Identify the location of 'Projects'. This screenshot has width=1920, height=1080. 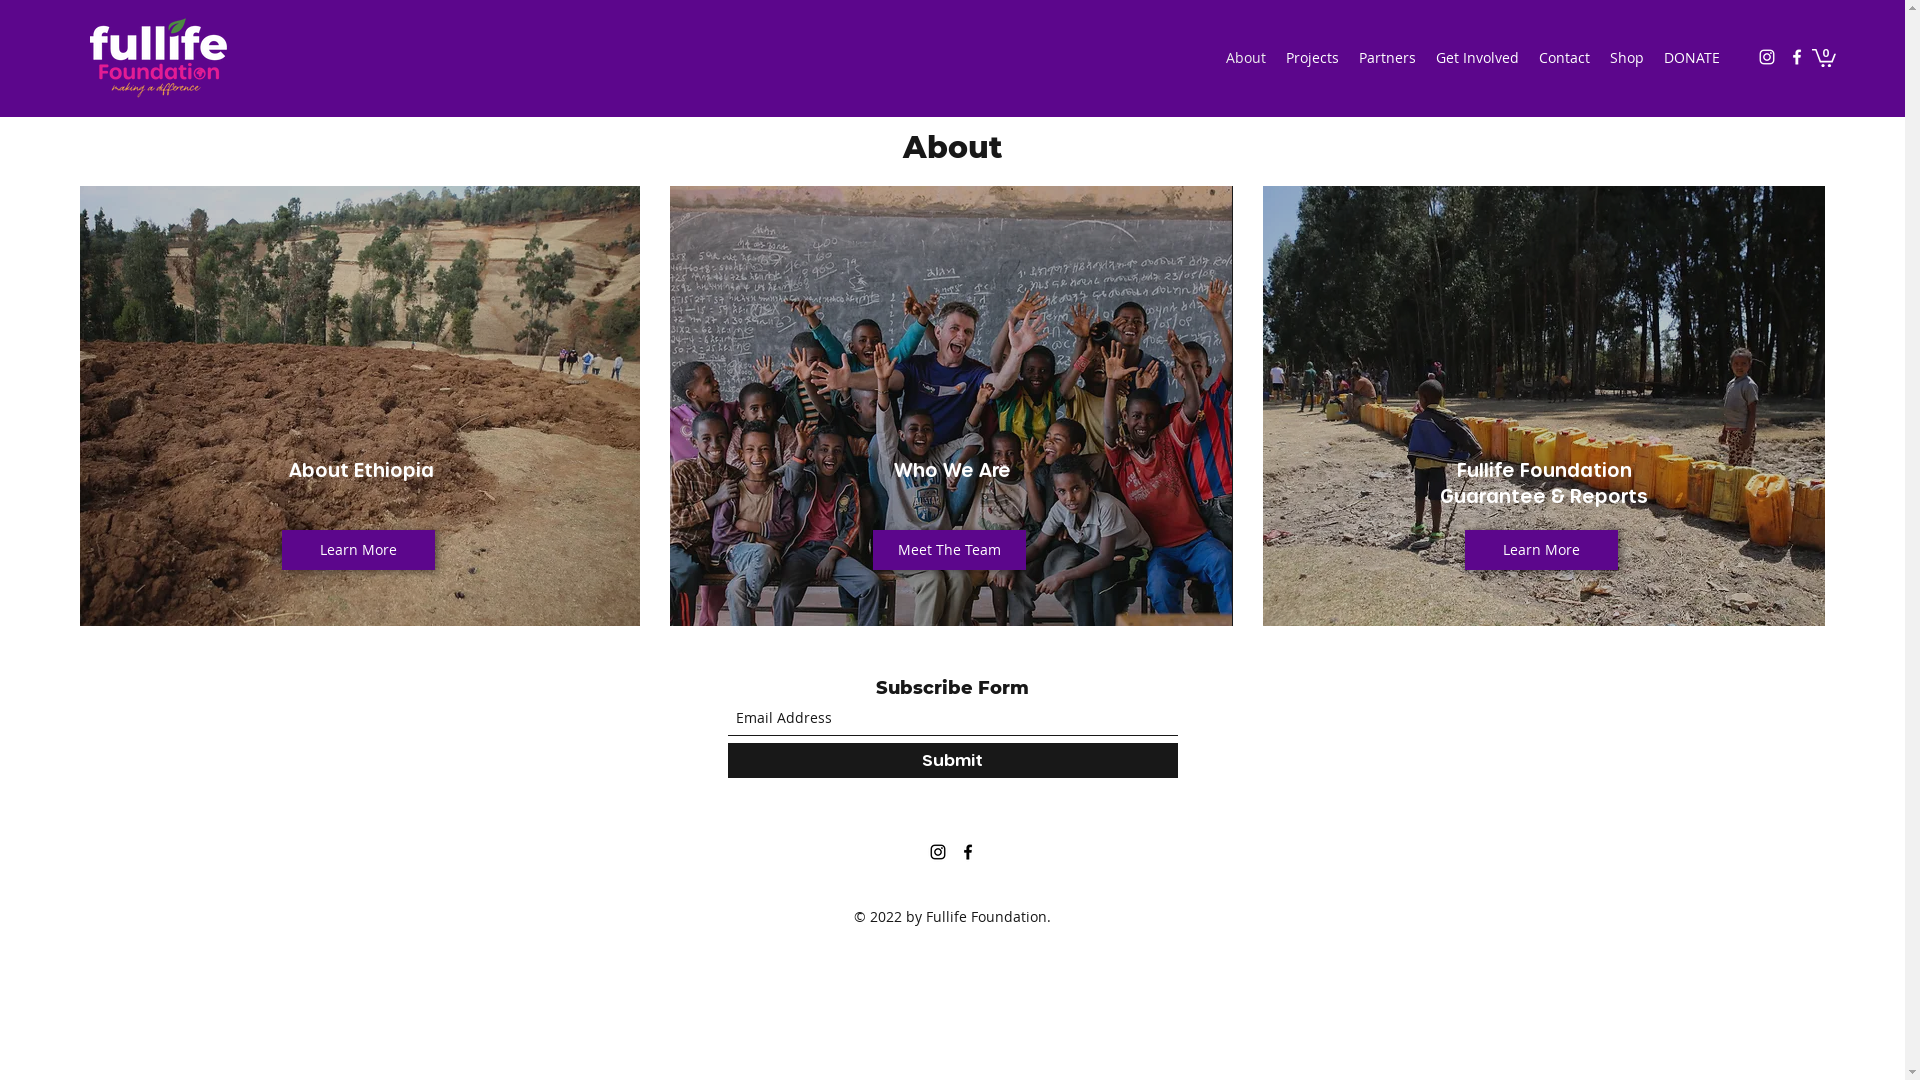
(1312, 56).